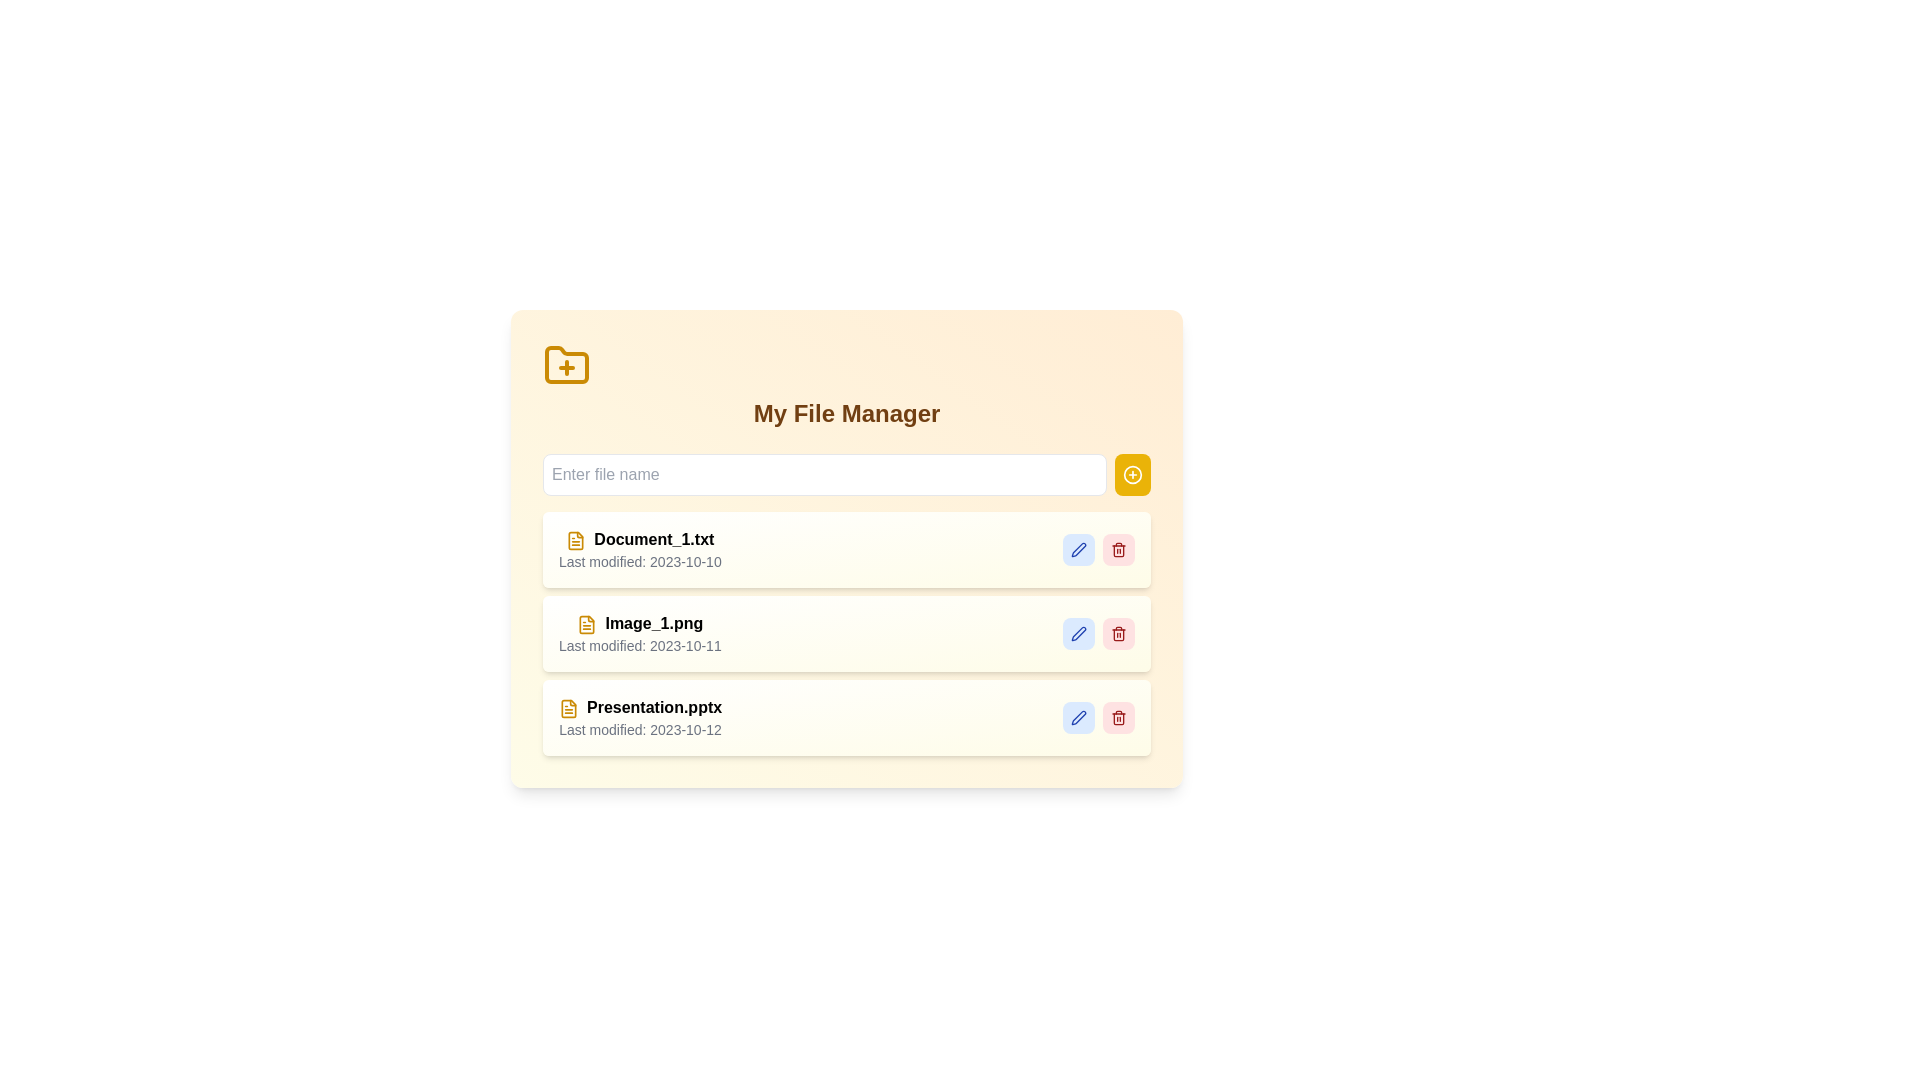 The height and width of the screenshot is (1080, 1920). What do you see at coordinates (654, 538) in the screenshot?
I see `the Text label that represents the filename of the associated file, located at the upper part of the list above 'Image_1.png' and 'Presentation.pptx'` at bounding box center [654, 538].